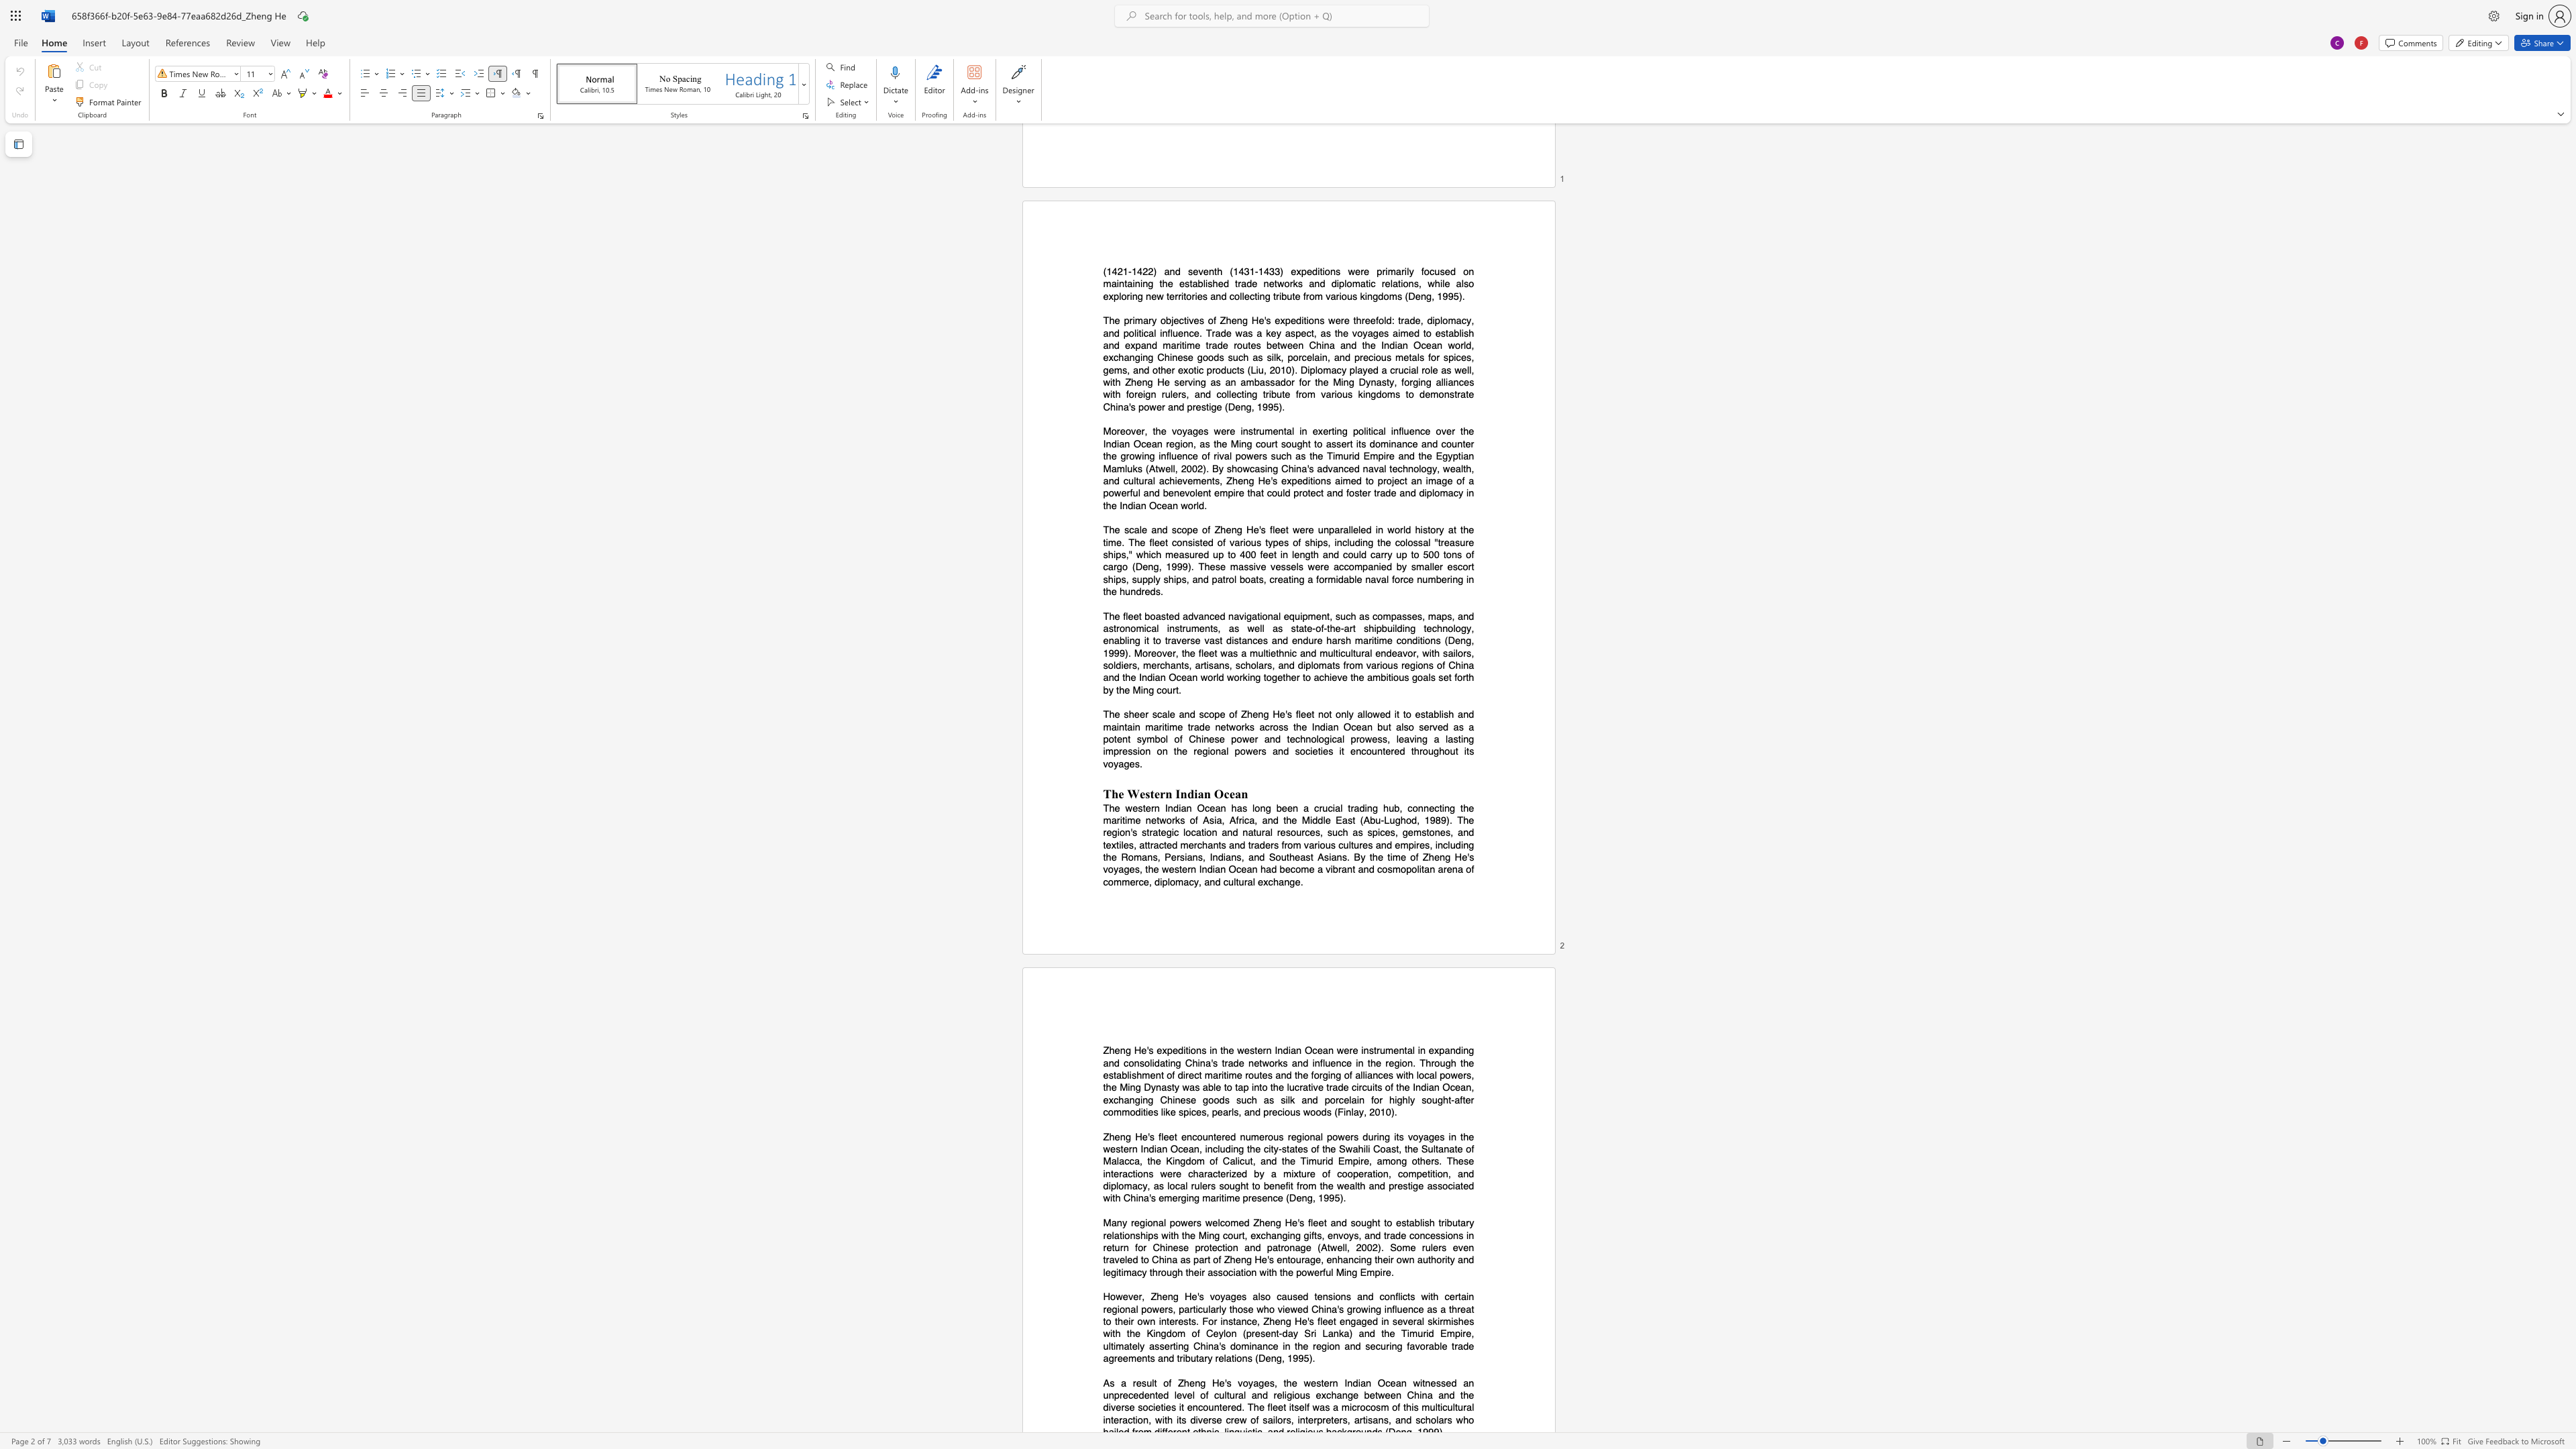 The height and width of the screenshot is (1449, 2576). Describe the element at coordinates (1159, 1346) in the screenshot. I see `the space between the continuous character "s" and "s" in the text` at that location.